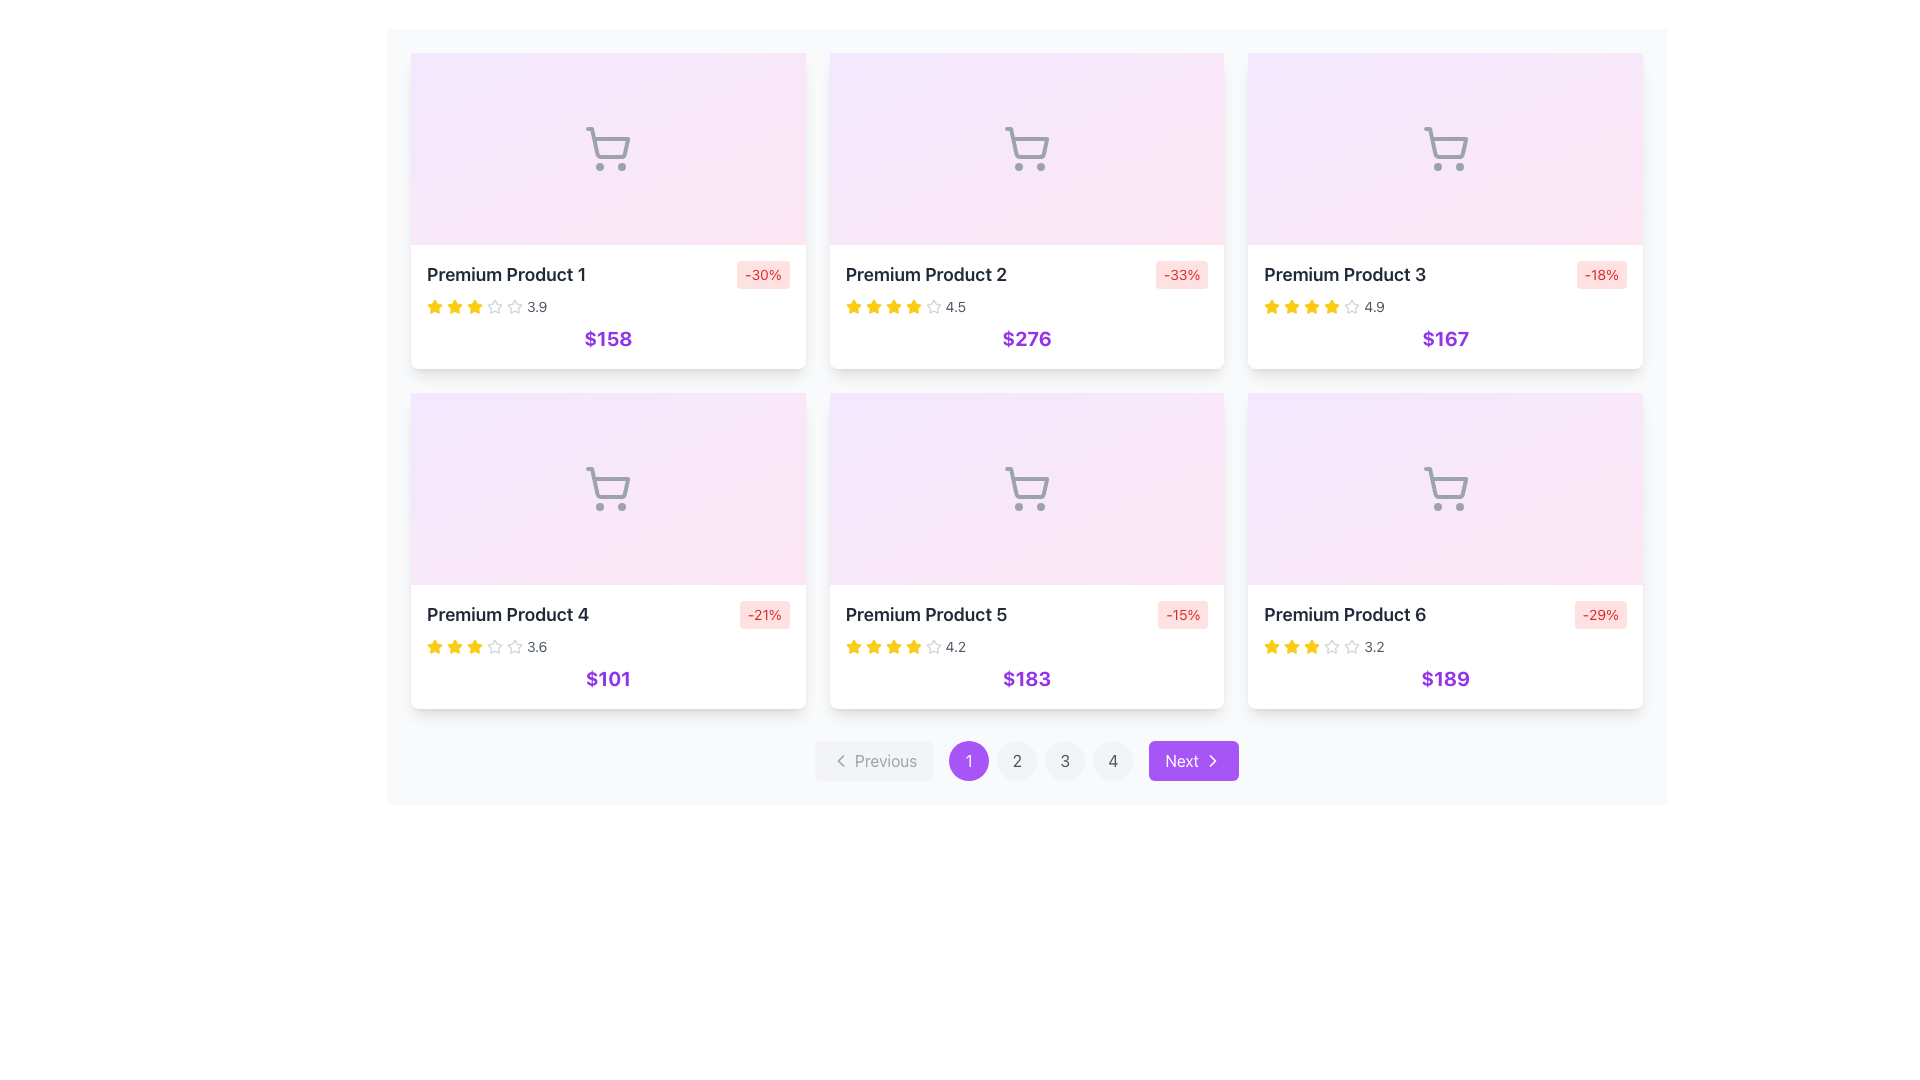 The width and height of the screenshot is (1920, 1080). I want to click on the star rating indicator for the sixth product card titled 'Premium Product 6', located in the bottom-right product card in the last row of the product grid, so click(1271, 647).